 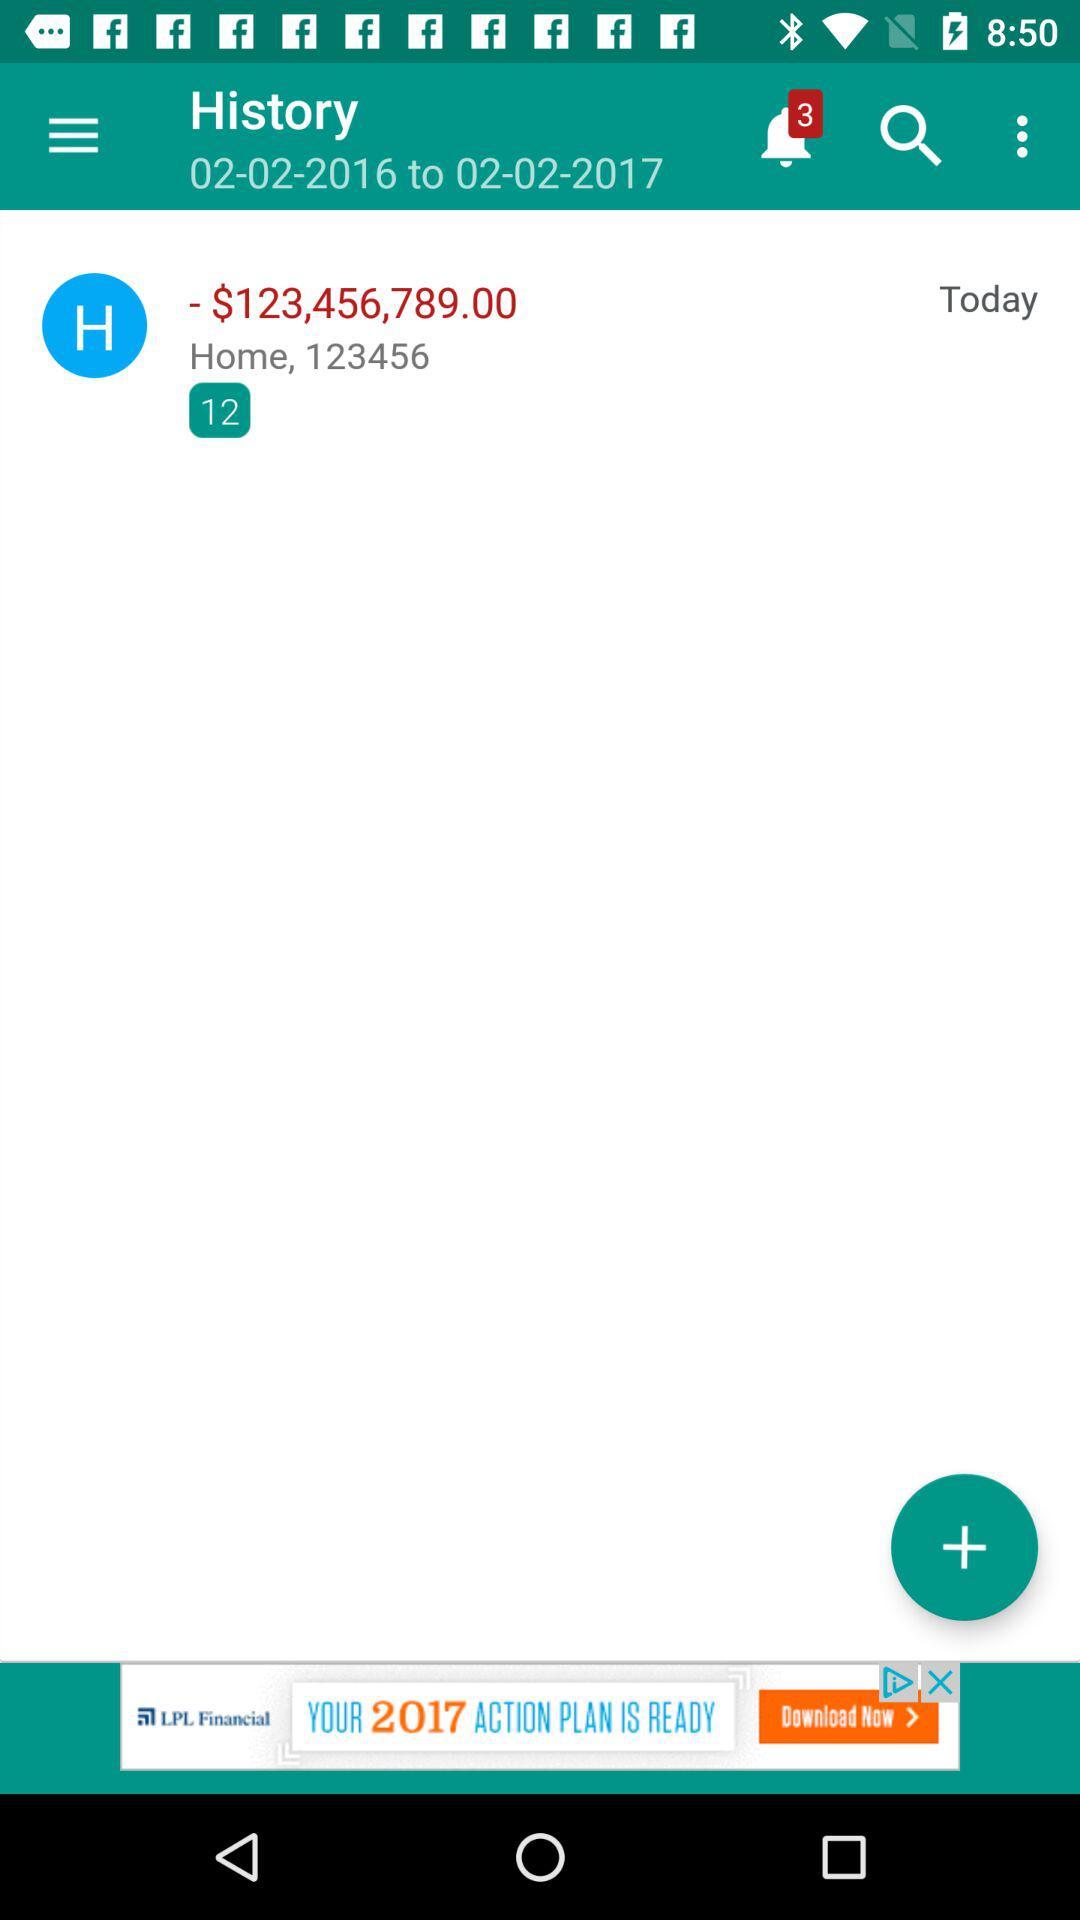 I want to click on button at bottom right corner, so click(x=963, y=1546).